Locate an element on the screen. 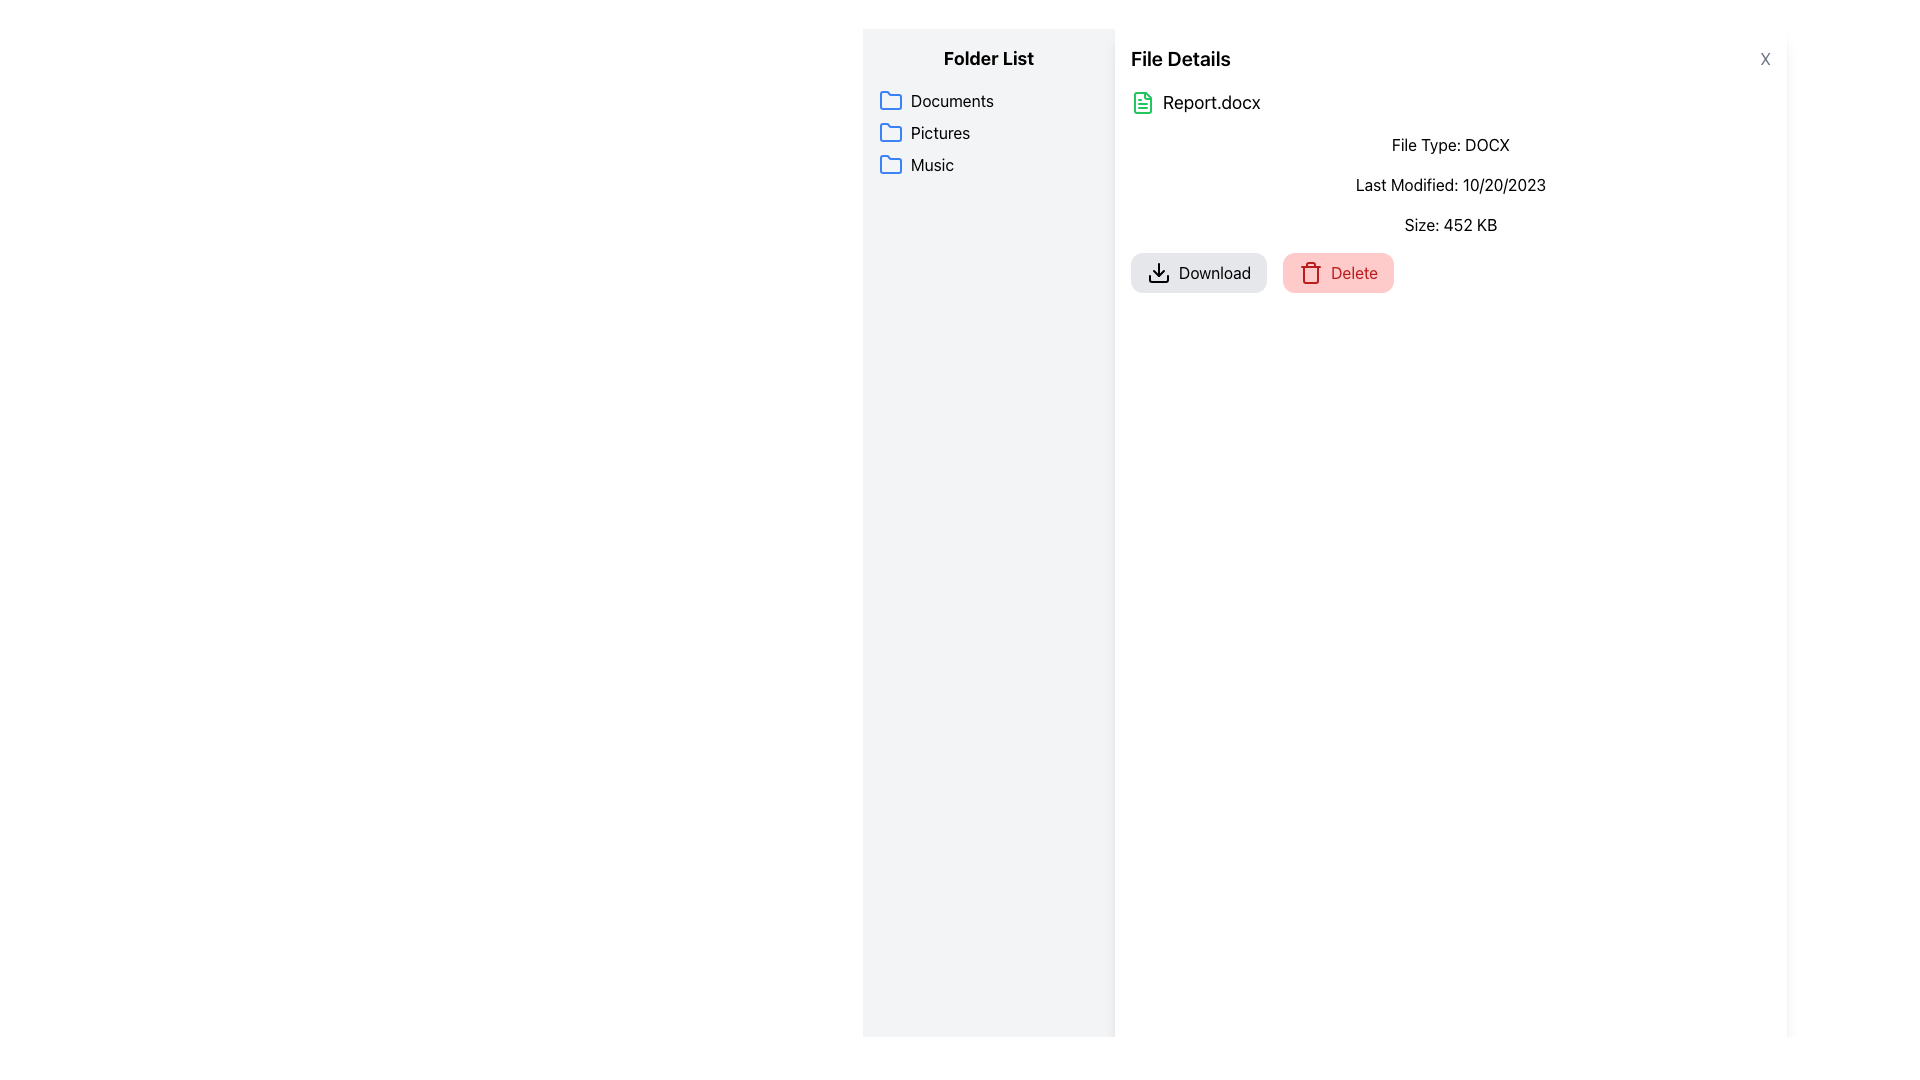  the delete icon located at the bottom right of the 'File Details' section, which precedes the 'Delete' text is located at coordinates (1310, 273).